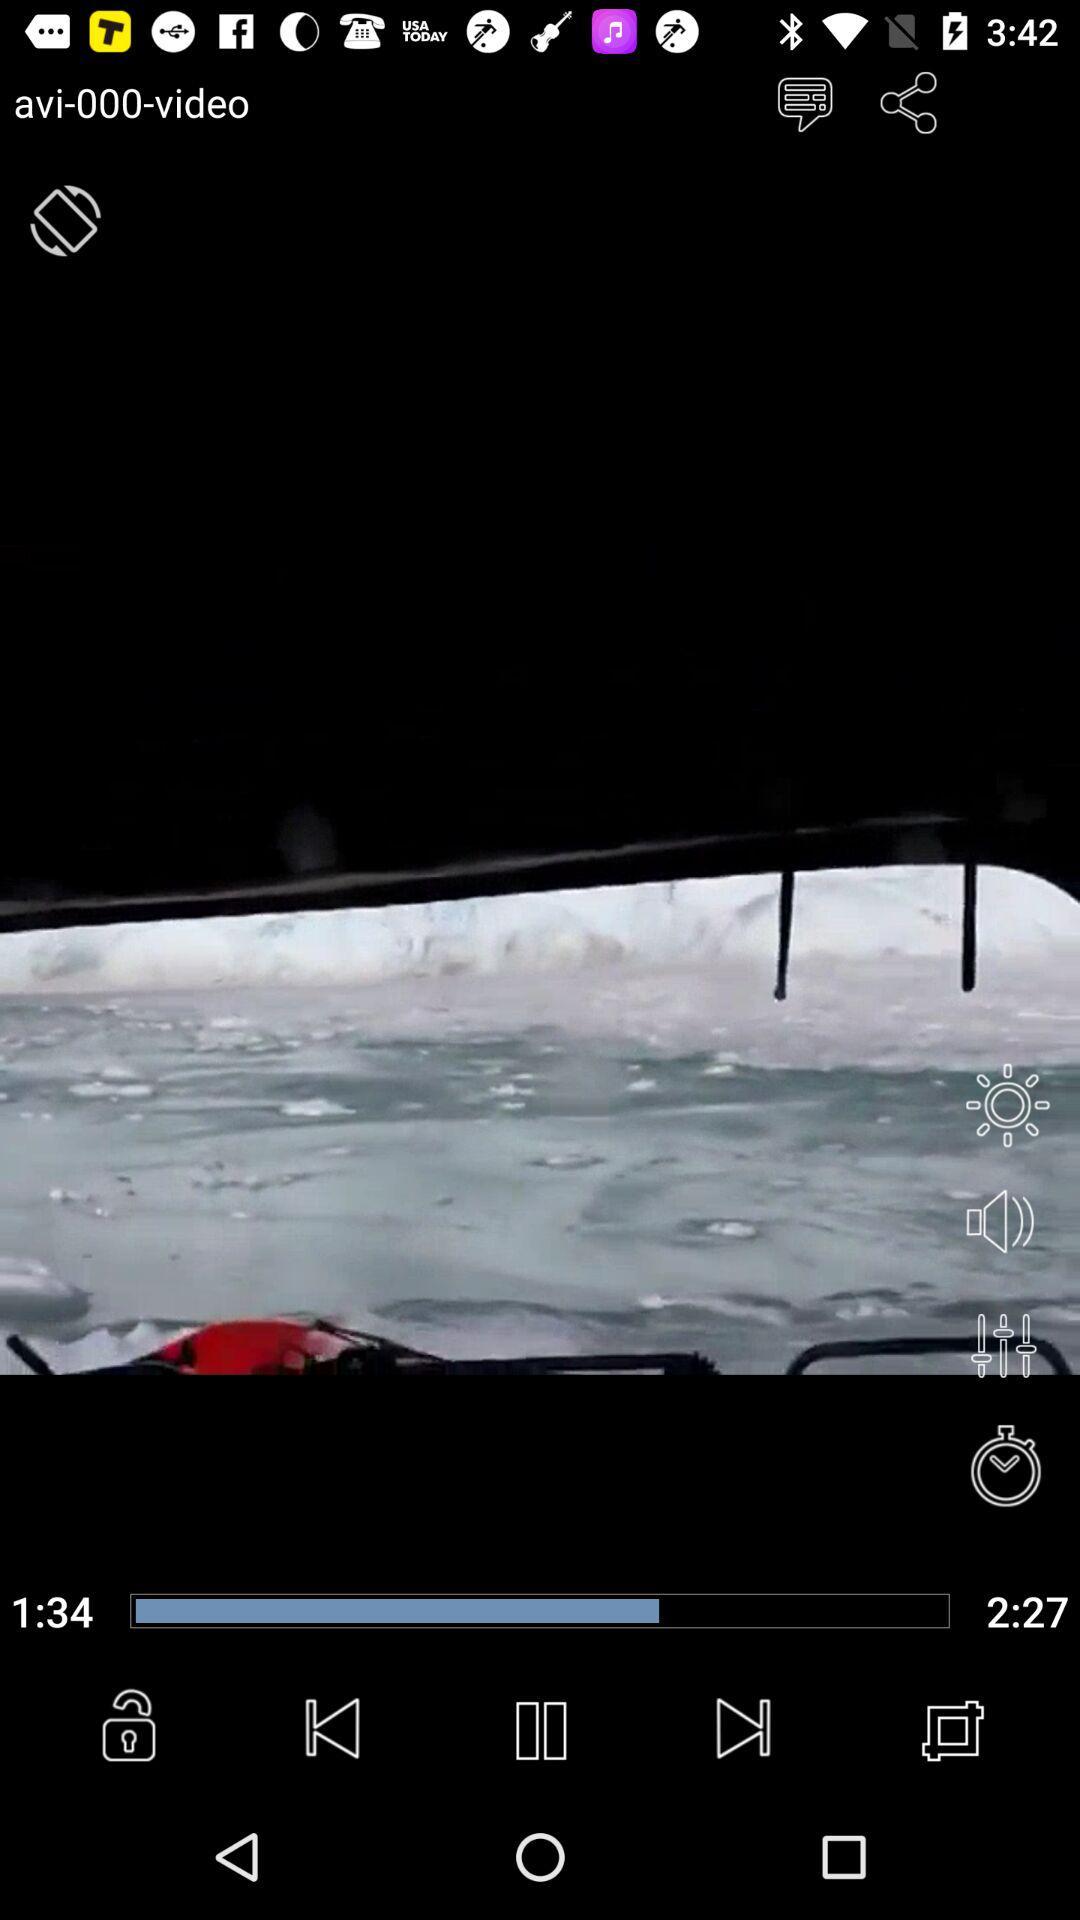 The image size is (1080, 1920). What do you see at coordinates (64, 220) in the screenshot?
I see `vibrate` at bounding box center [64, 220].